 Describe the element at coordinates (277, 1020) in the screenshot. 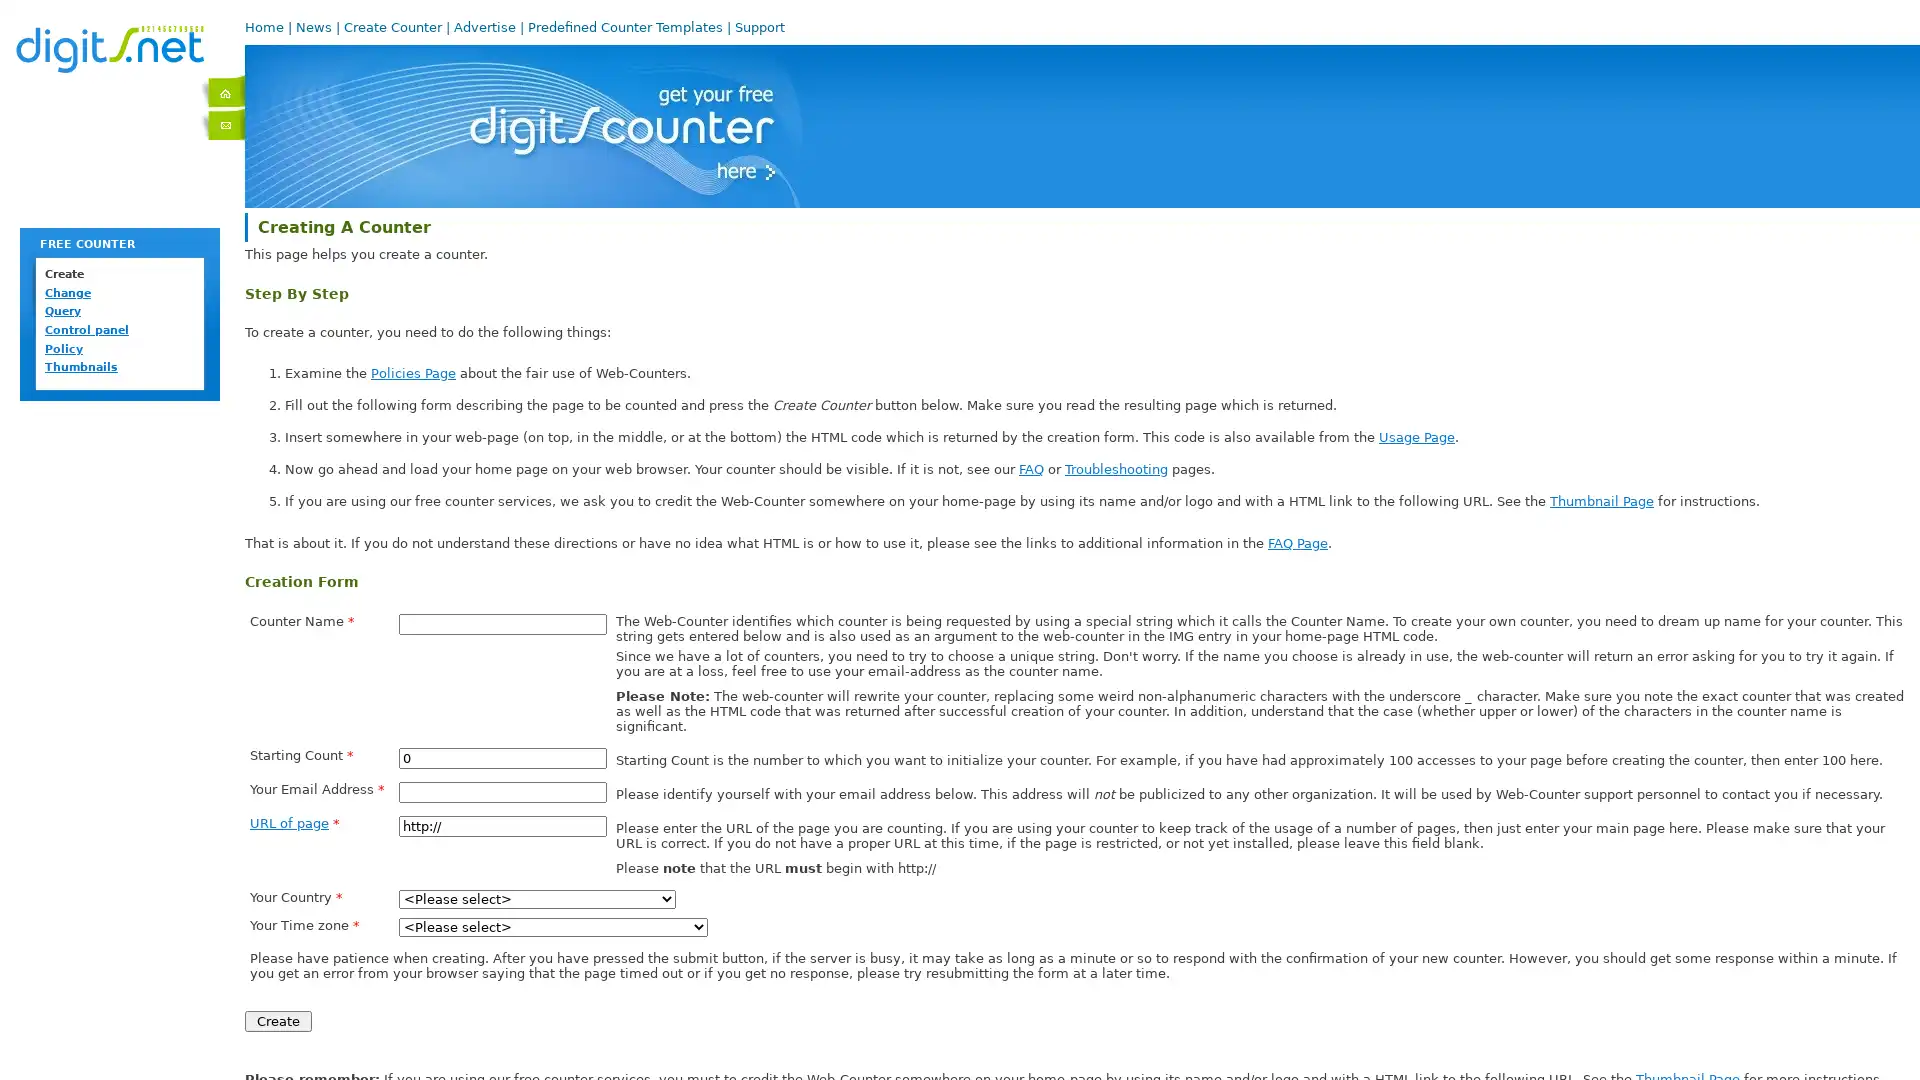

I see `Create` at that location.